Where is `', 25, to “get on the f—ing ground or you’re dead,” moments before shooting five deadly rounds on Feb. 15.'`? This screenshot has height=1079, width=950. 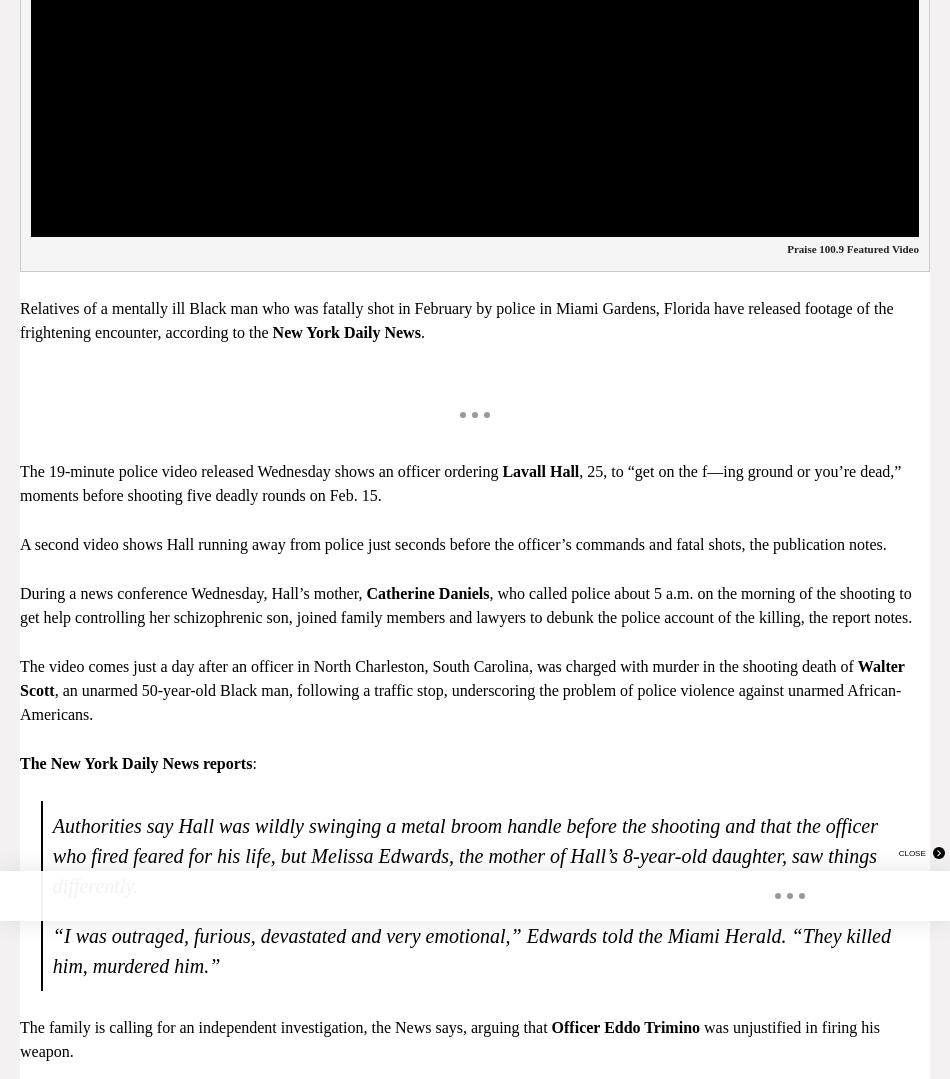
', 25, to “get on the f—ing ground or you’re dead,” moments before shooting five deadly rounds on Feb. 15.' is located at coordinates (459, 482).